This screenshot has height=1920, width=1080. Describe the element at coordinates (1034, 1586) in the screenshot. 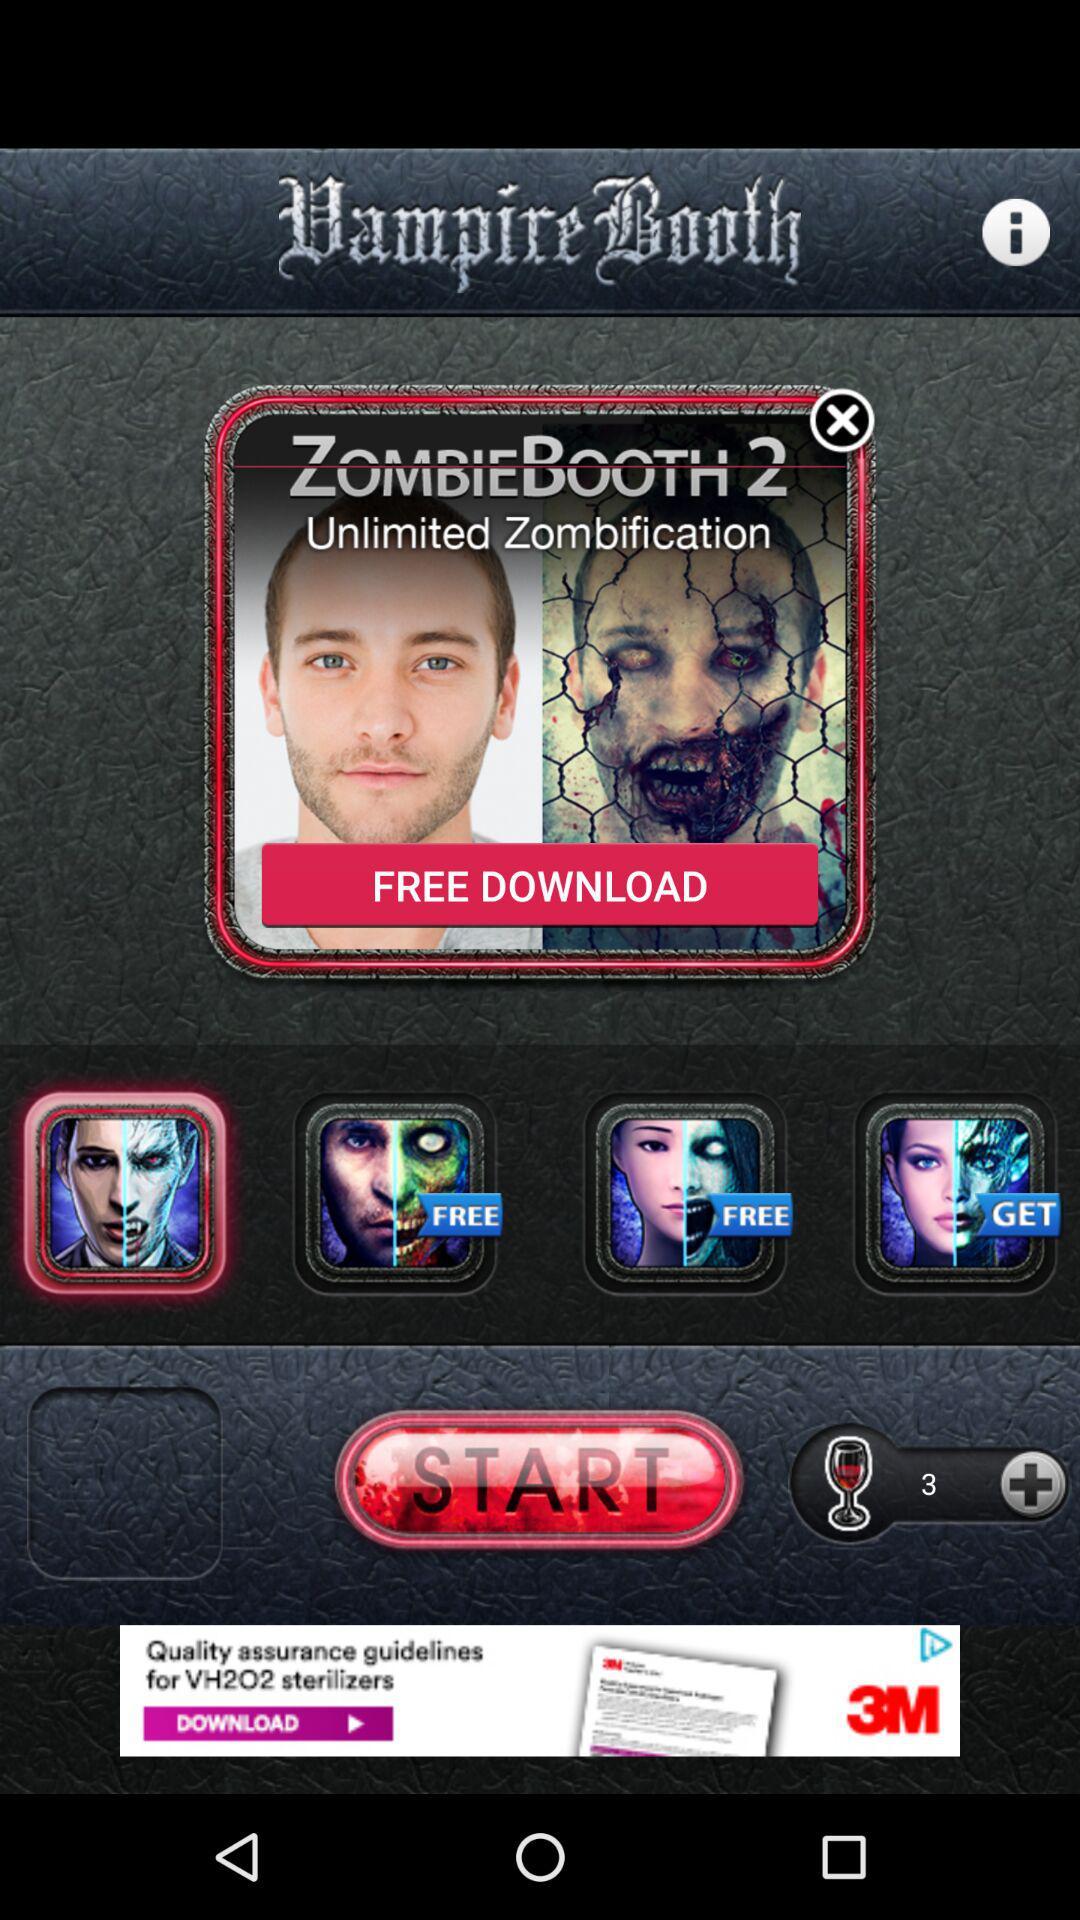

I see `the add icon` at that location.